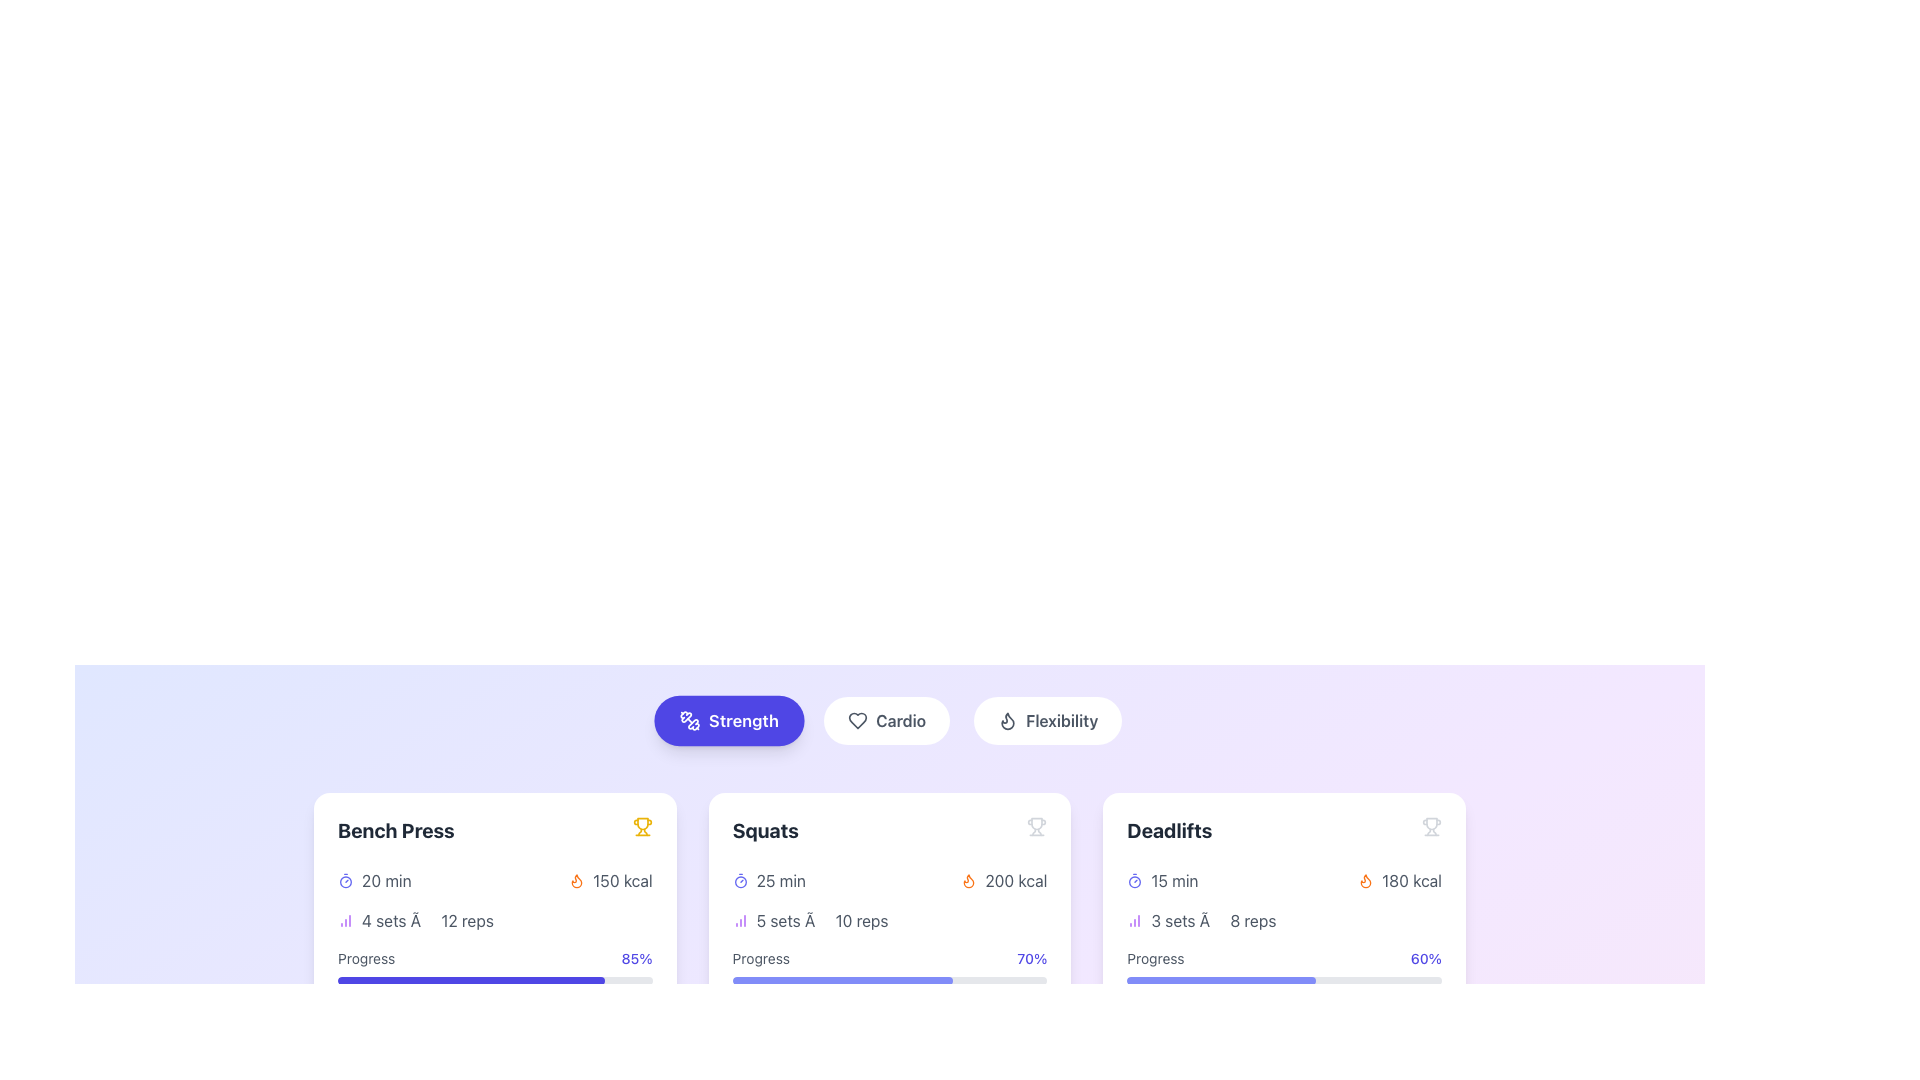 The width and height of the screenshot is (1920, 1080). What do you see at coordinates (969, 880) in the screenshot?
I see `the flame-shaped icon with an orange fill located in the top-right corner of the 'Squats' card, adjacent to the '200 kcal' text` at bounding box center [969, 880].